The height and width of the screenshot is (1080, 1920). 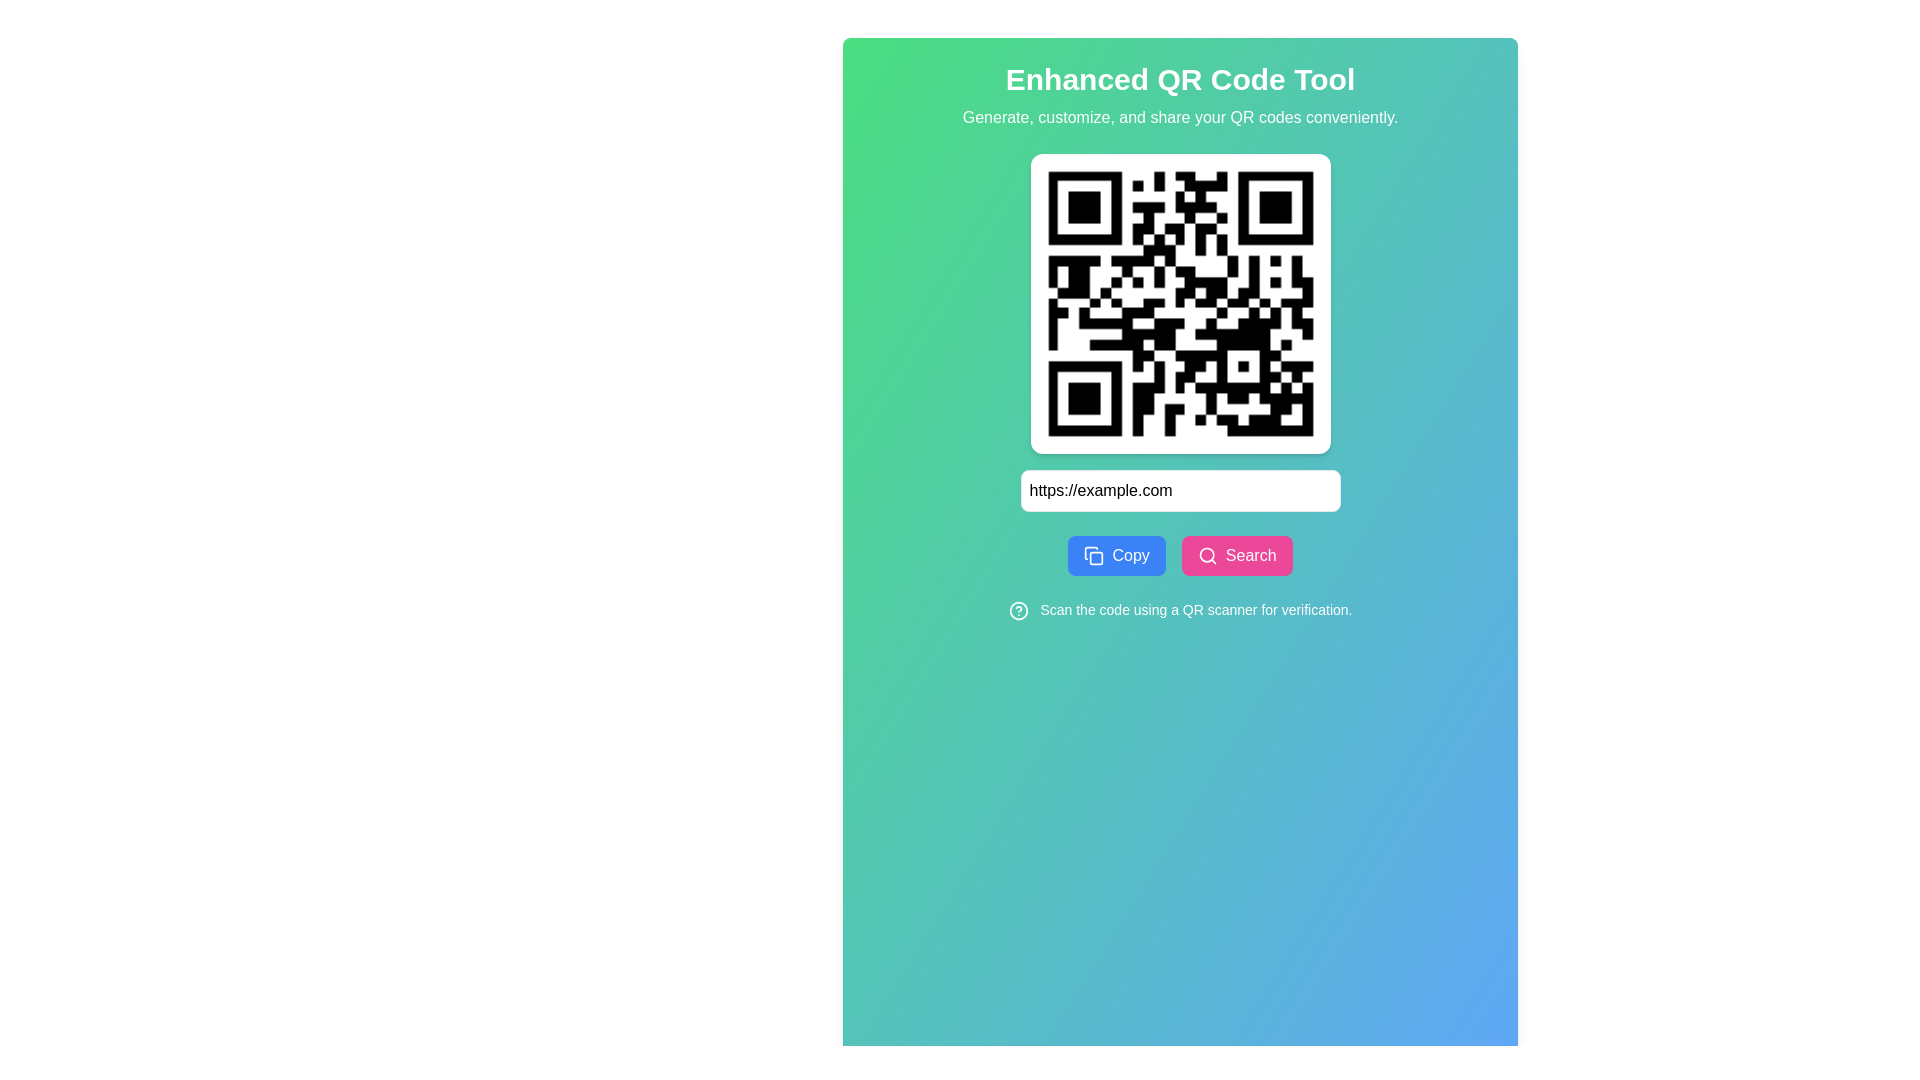 I want to click on magnifying glass icon located within the pink 'Search' button, positioned to the left of the text 'Search', so click(x=1206, y=555).